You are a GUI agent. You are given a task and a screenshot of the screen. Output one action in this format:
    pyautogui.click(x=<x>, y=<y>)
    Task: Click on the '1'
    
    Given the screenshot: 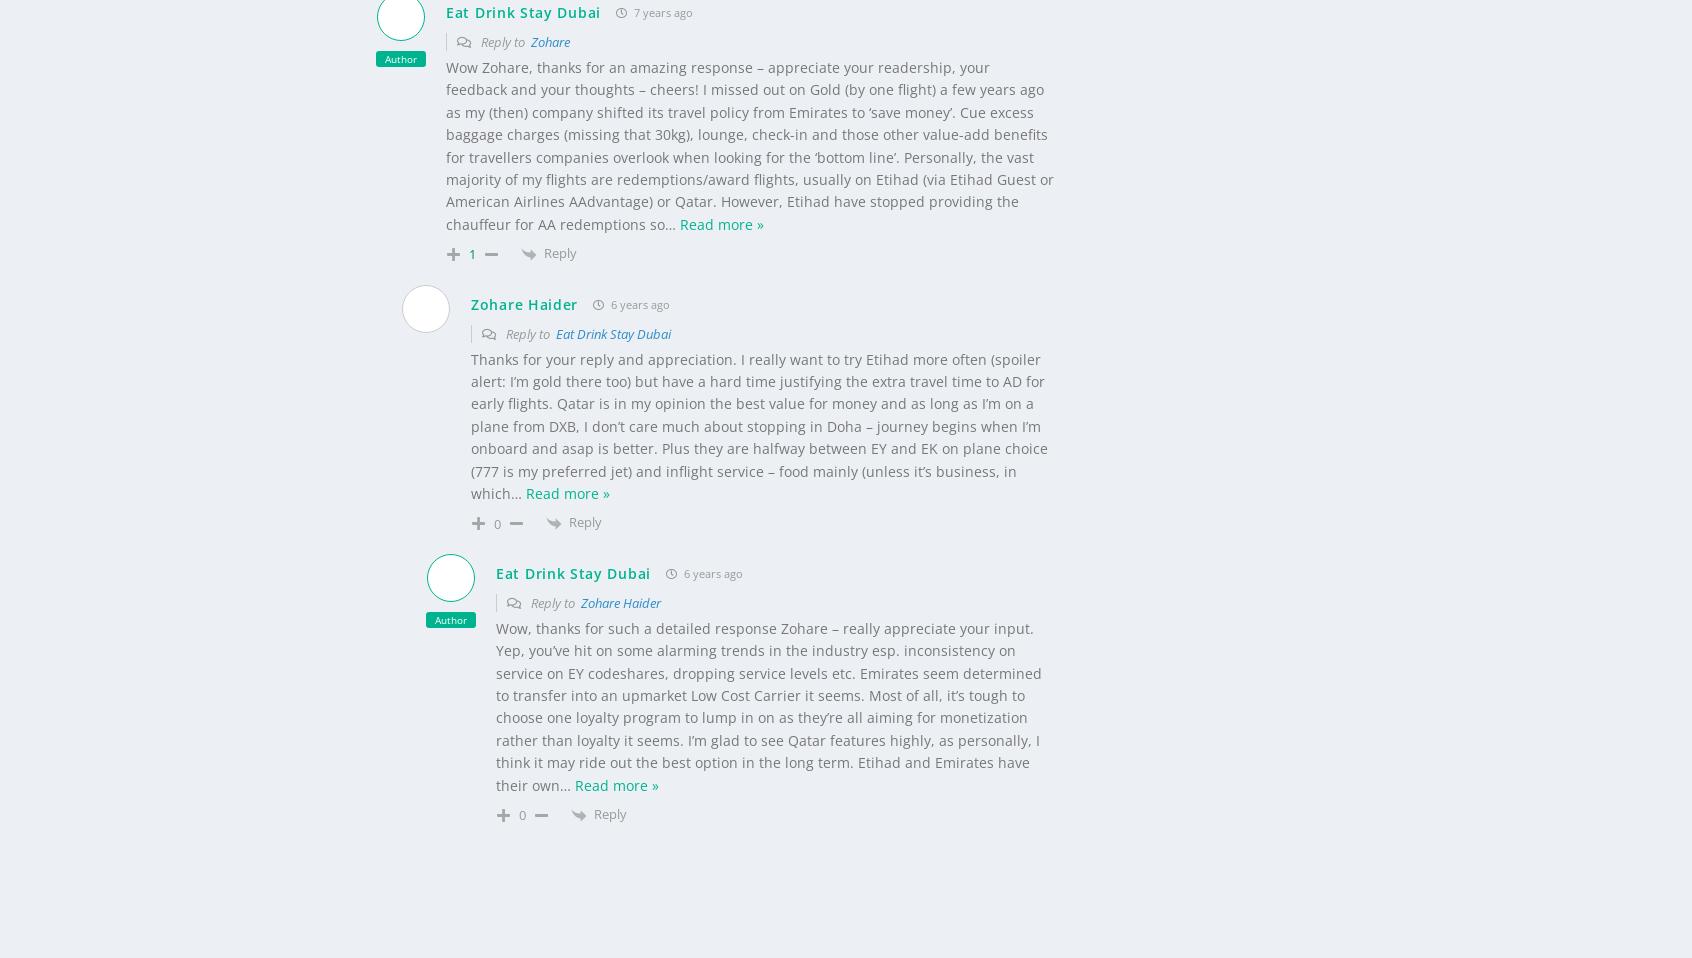 What is the action you would take?
    pyautogui.click(x=471, y=220)
    